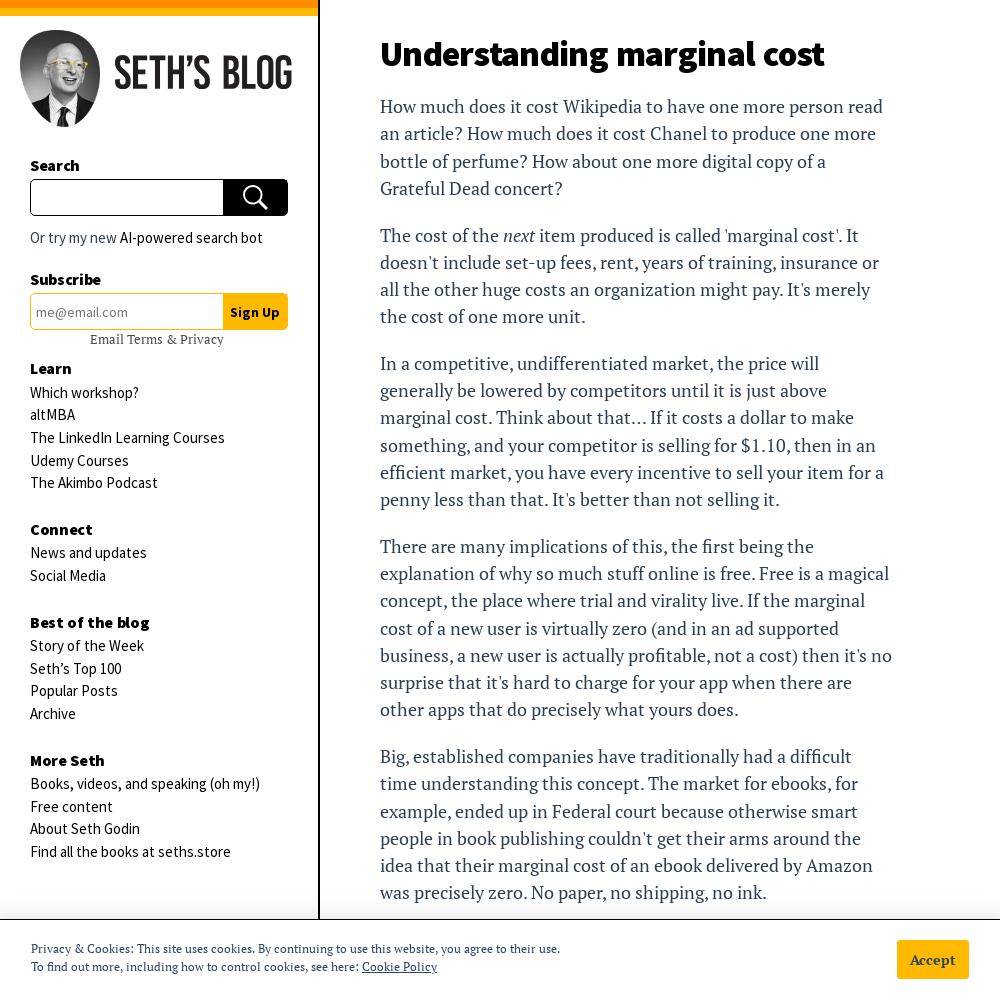 The height and width of the screenshot is (999, 1000). Describe the element at coordinates (74, 237) in the screenshot. I see `'Or try my new'` at that location.